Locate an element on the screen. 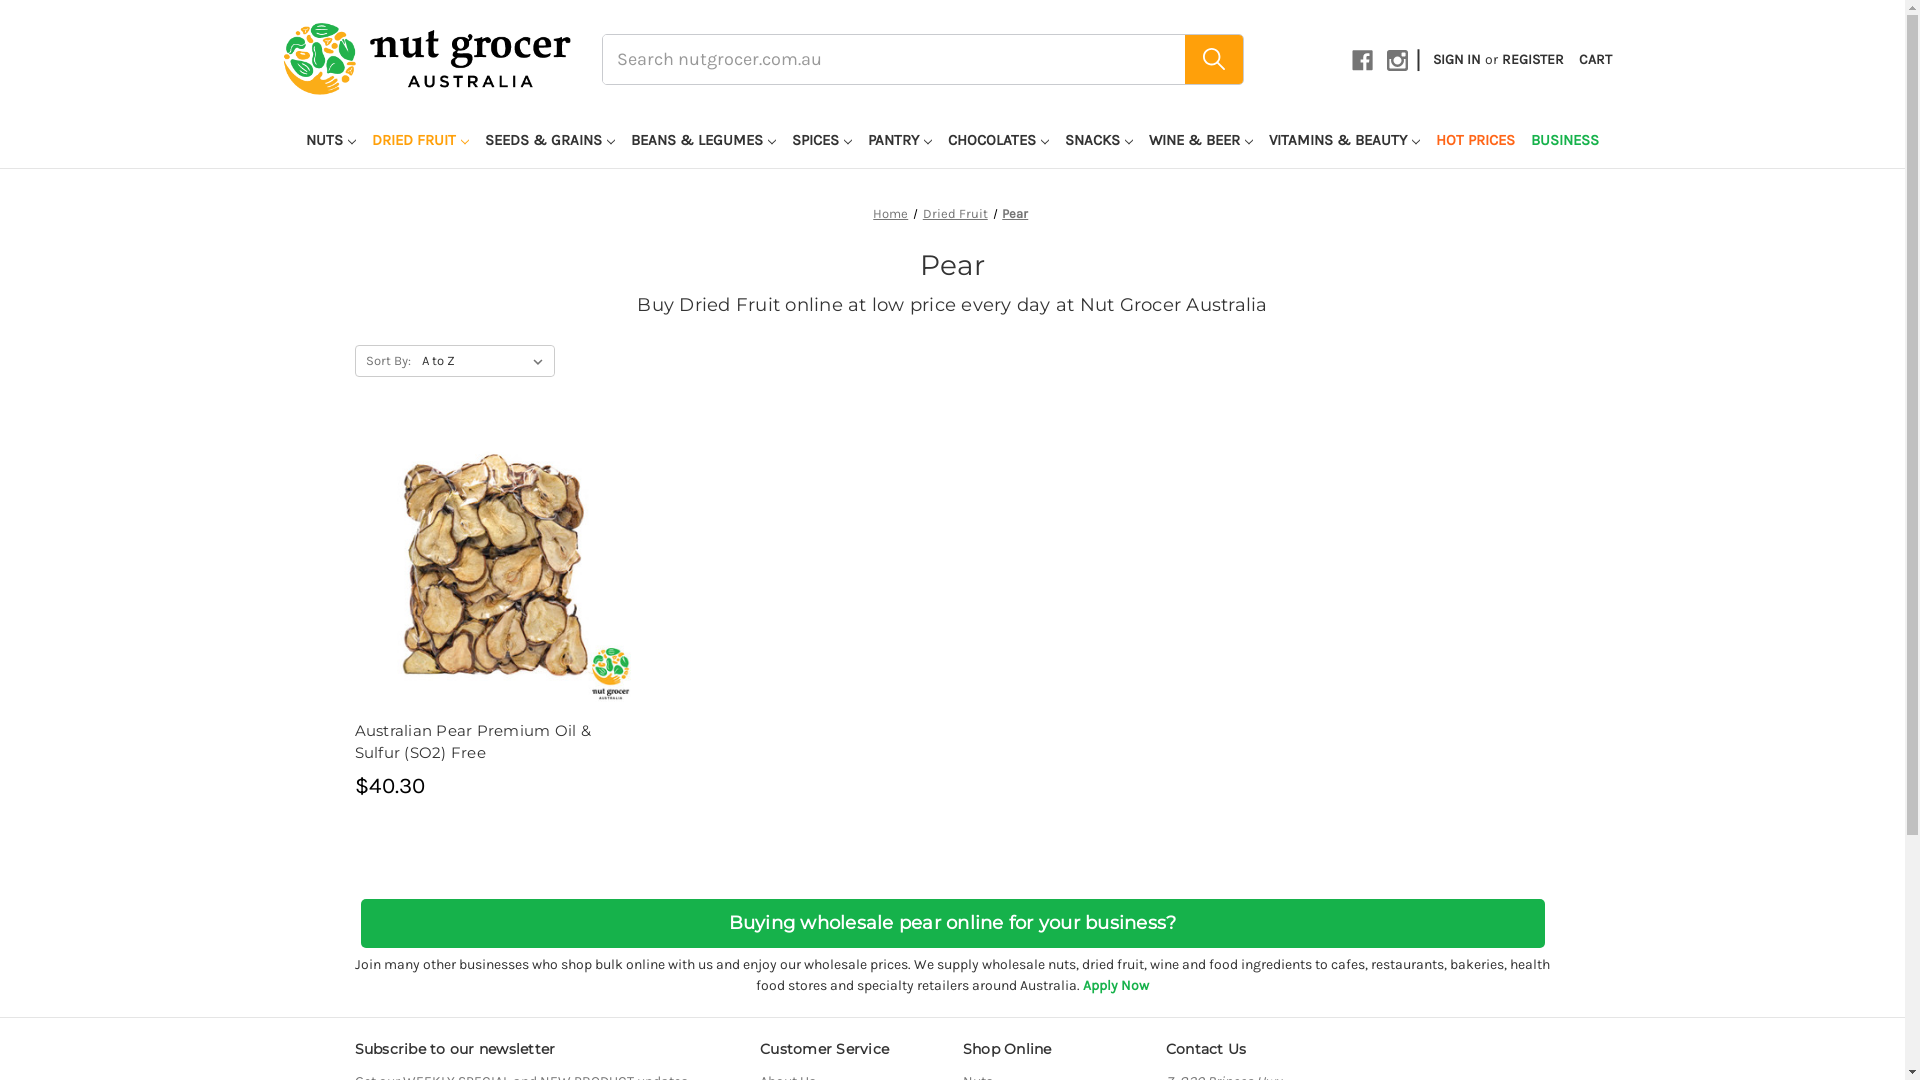  'Apply Now' is located at coordinates (1082, 984).